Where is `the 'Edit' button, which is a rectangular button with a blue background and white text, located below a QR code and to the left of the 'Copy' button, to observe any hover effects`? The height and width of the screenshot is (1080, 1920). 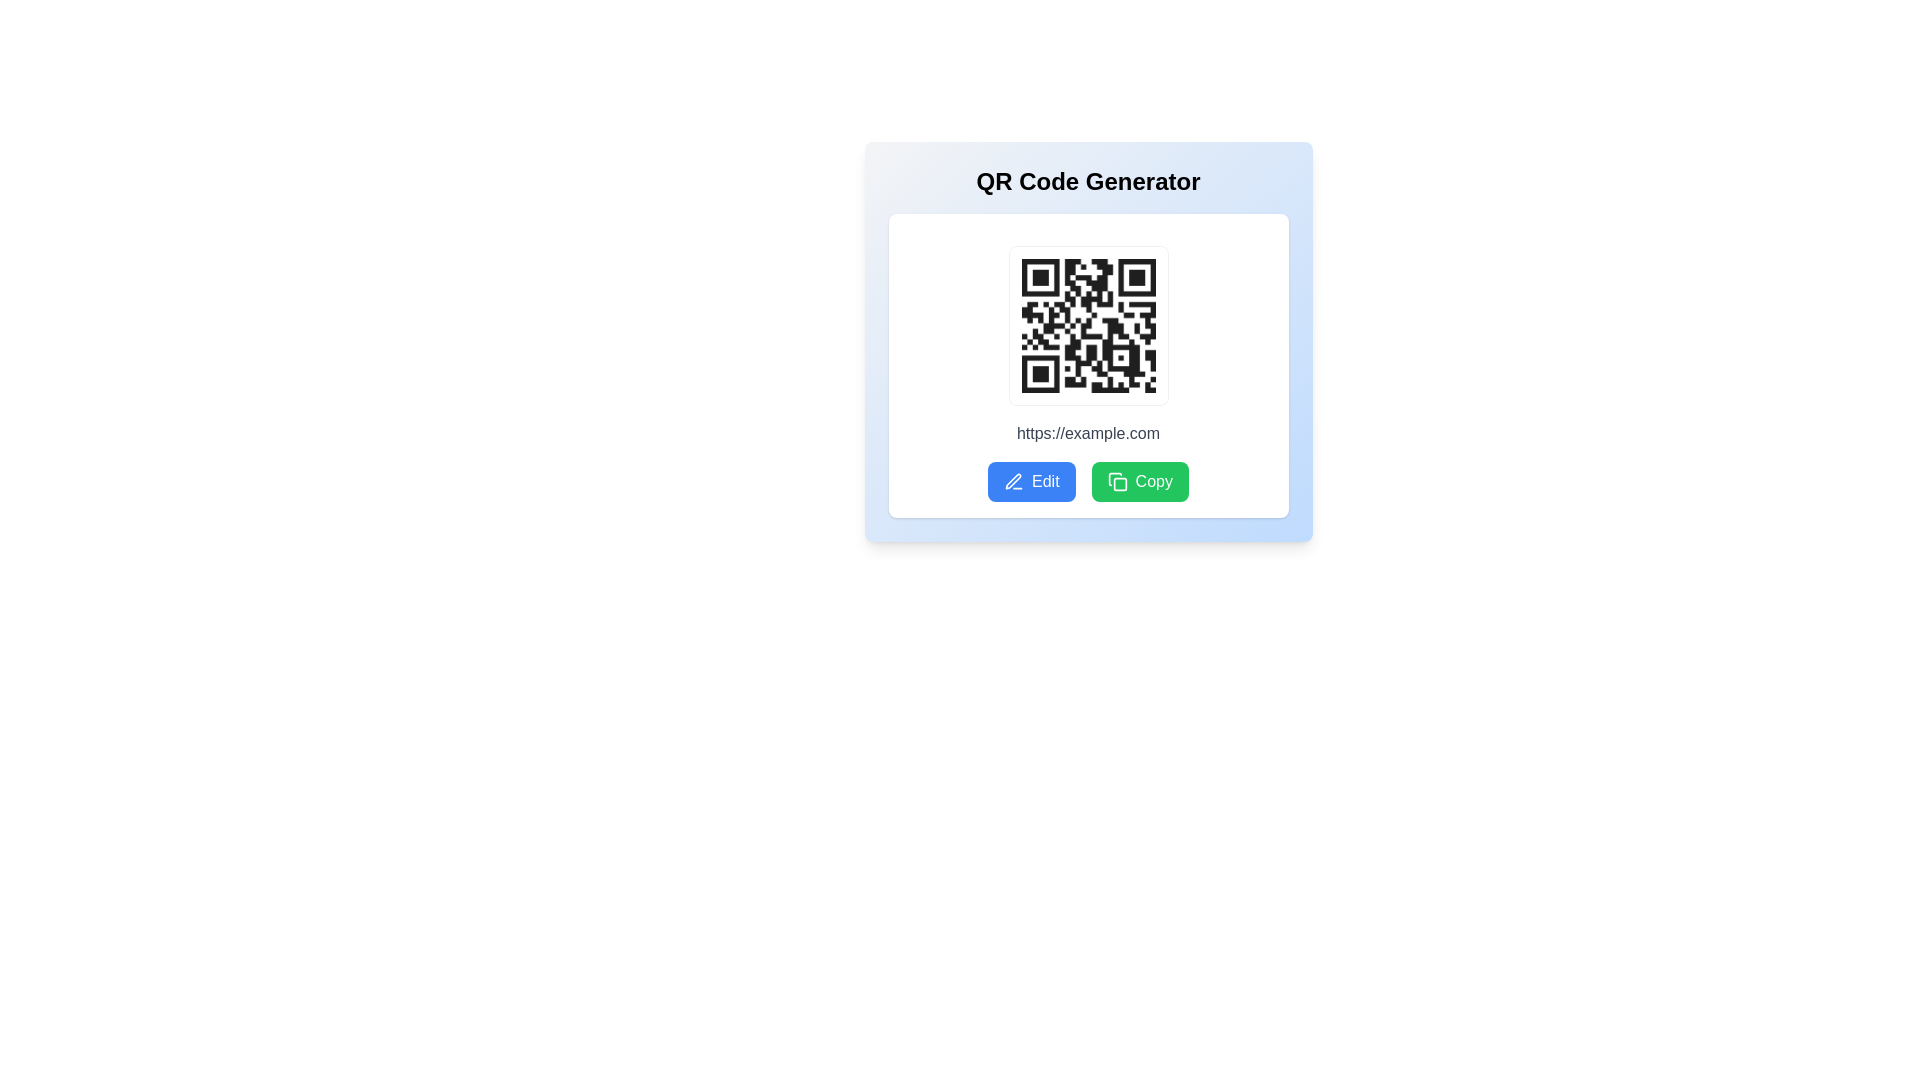 the 'Edit' button, which is a rectangular button with a blue background and white text, located below a QR code and to the left of the 'Copy' button, to observe any hover effects is located at coordinates (1031, 482).